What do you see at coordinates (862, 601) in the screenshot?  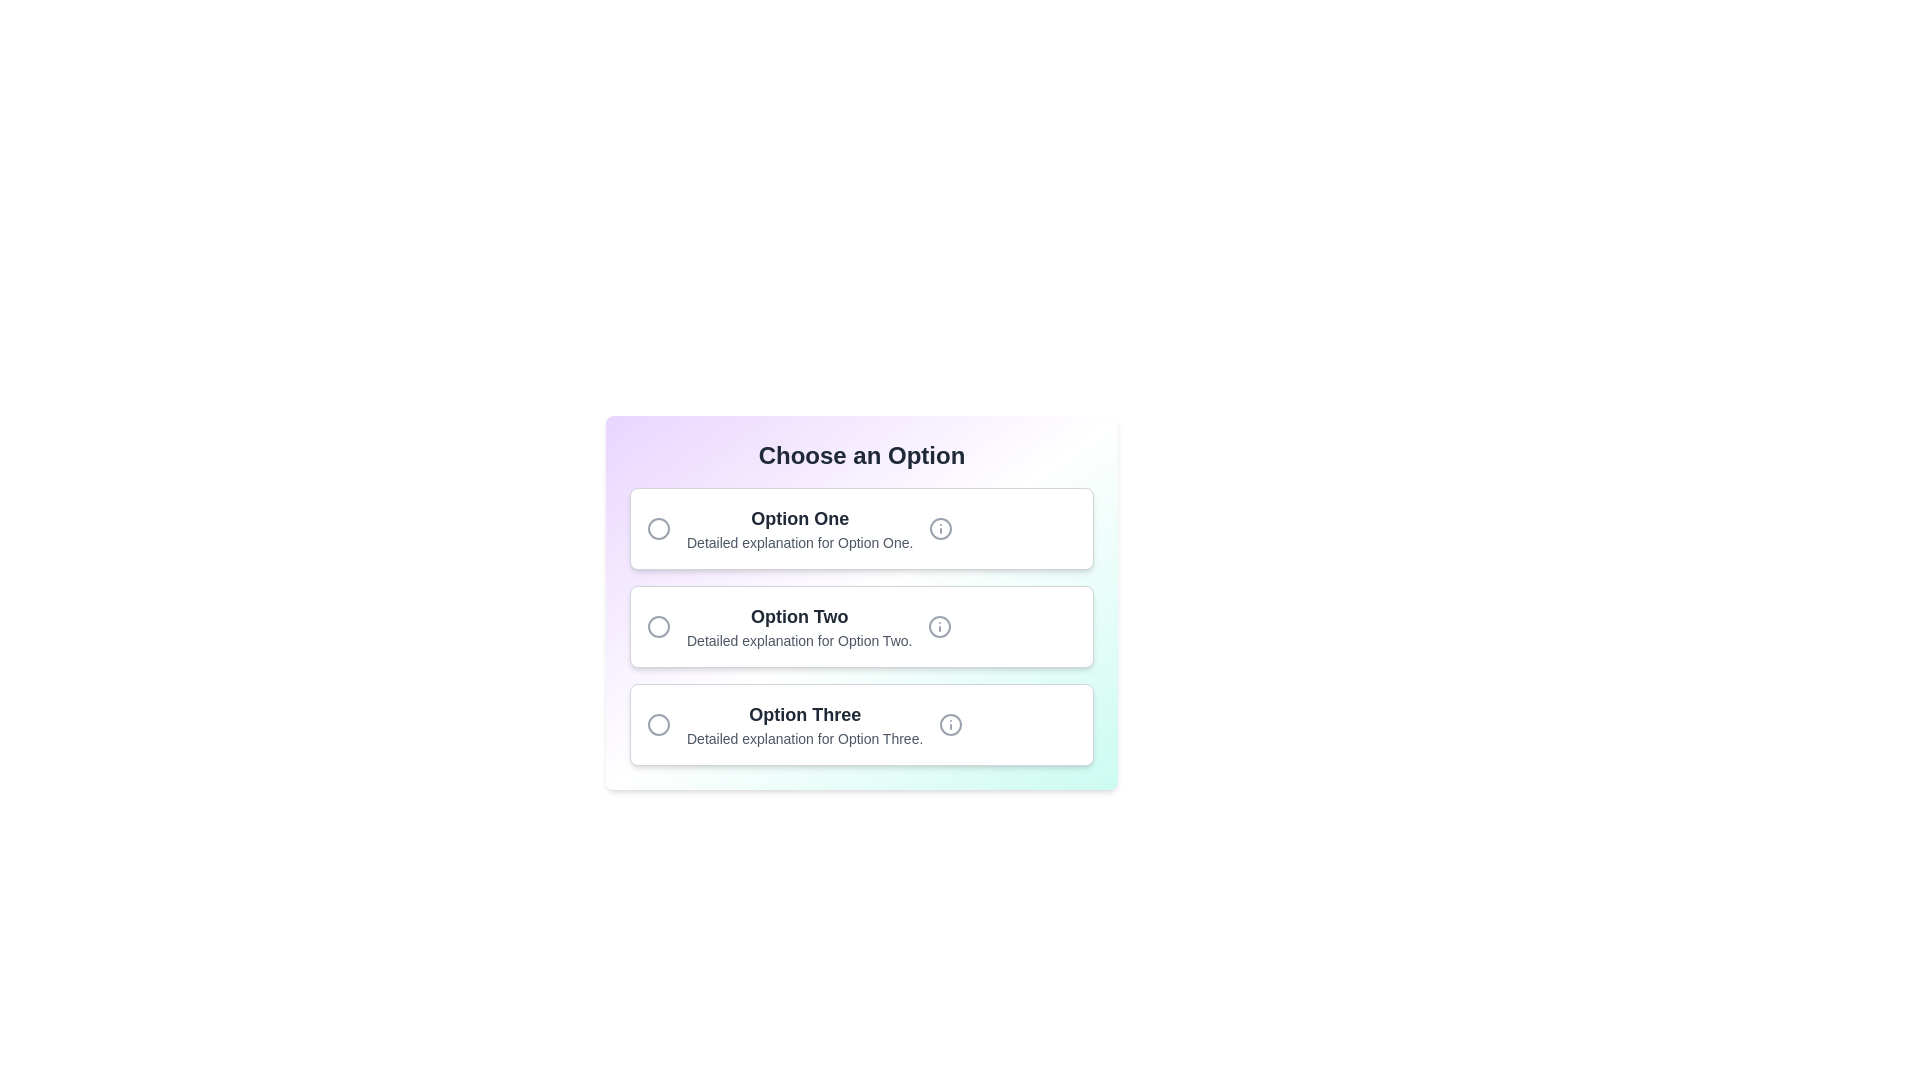 I see `the second selectable option in the list, which has a gradient background transitioning from purple to teal` at bounding box center [862, 601].